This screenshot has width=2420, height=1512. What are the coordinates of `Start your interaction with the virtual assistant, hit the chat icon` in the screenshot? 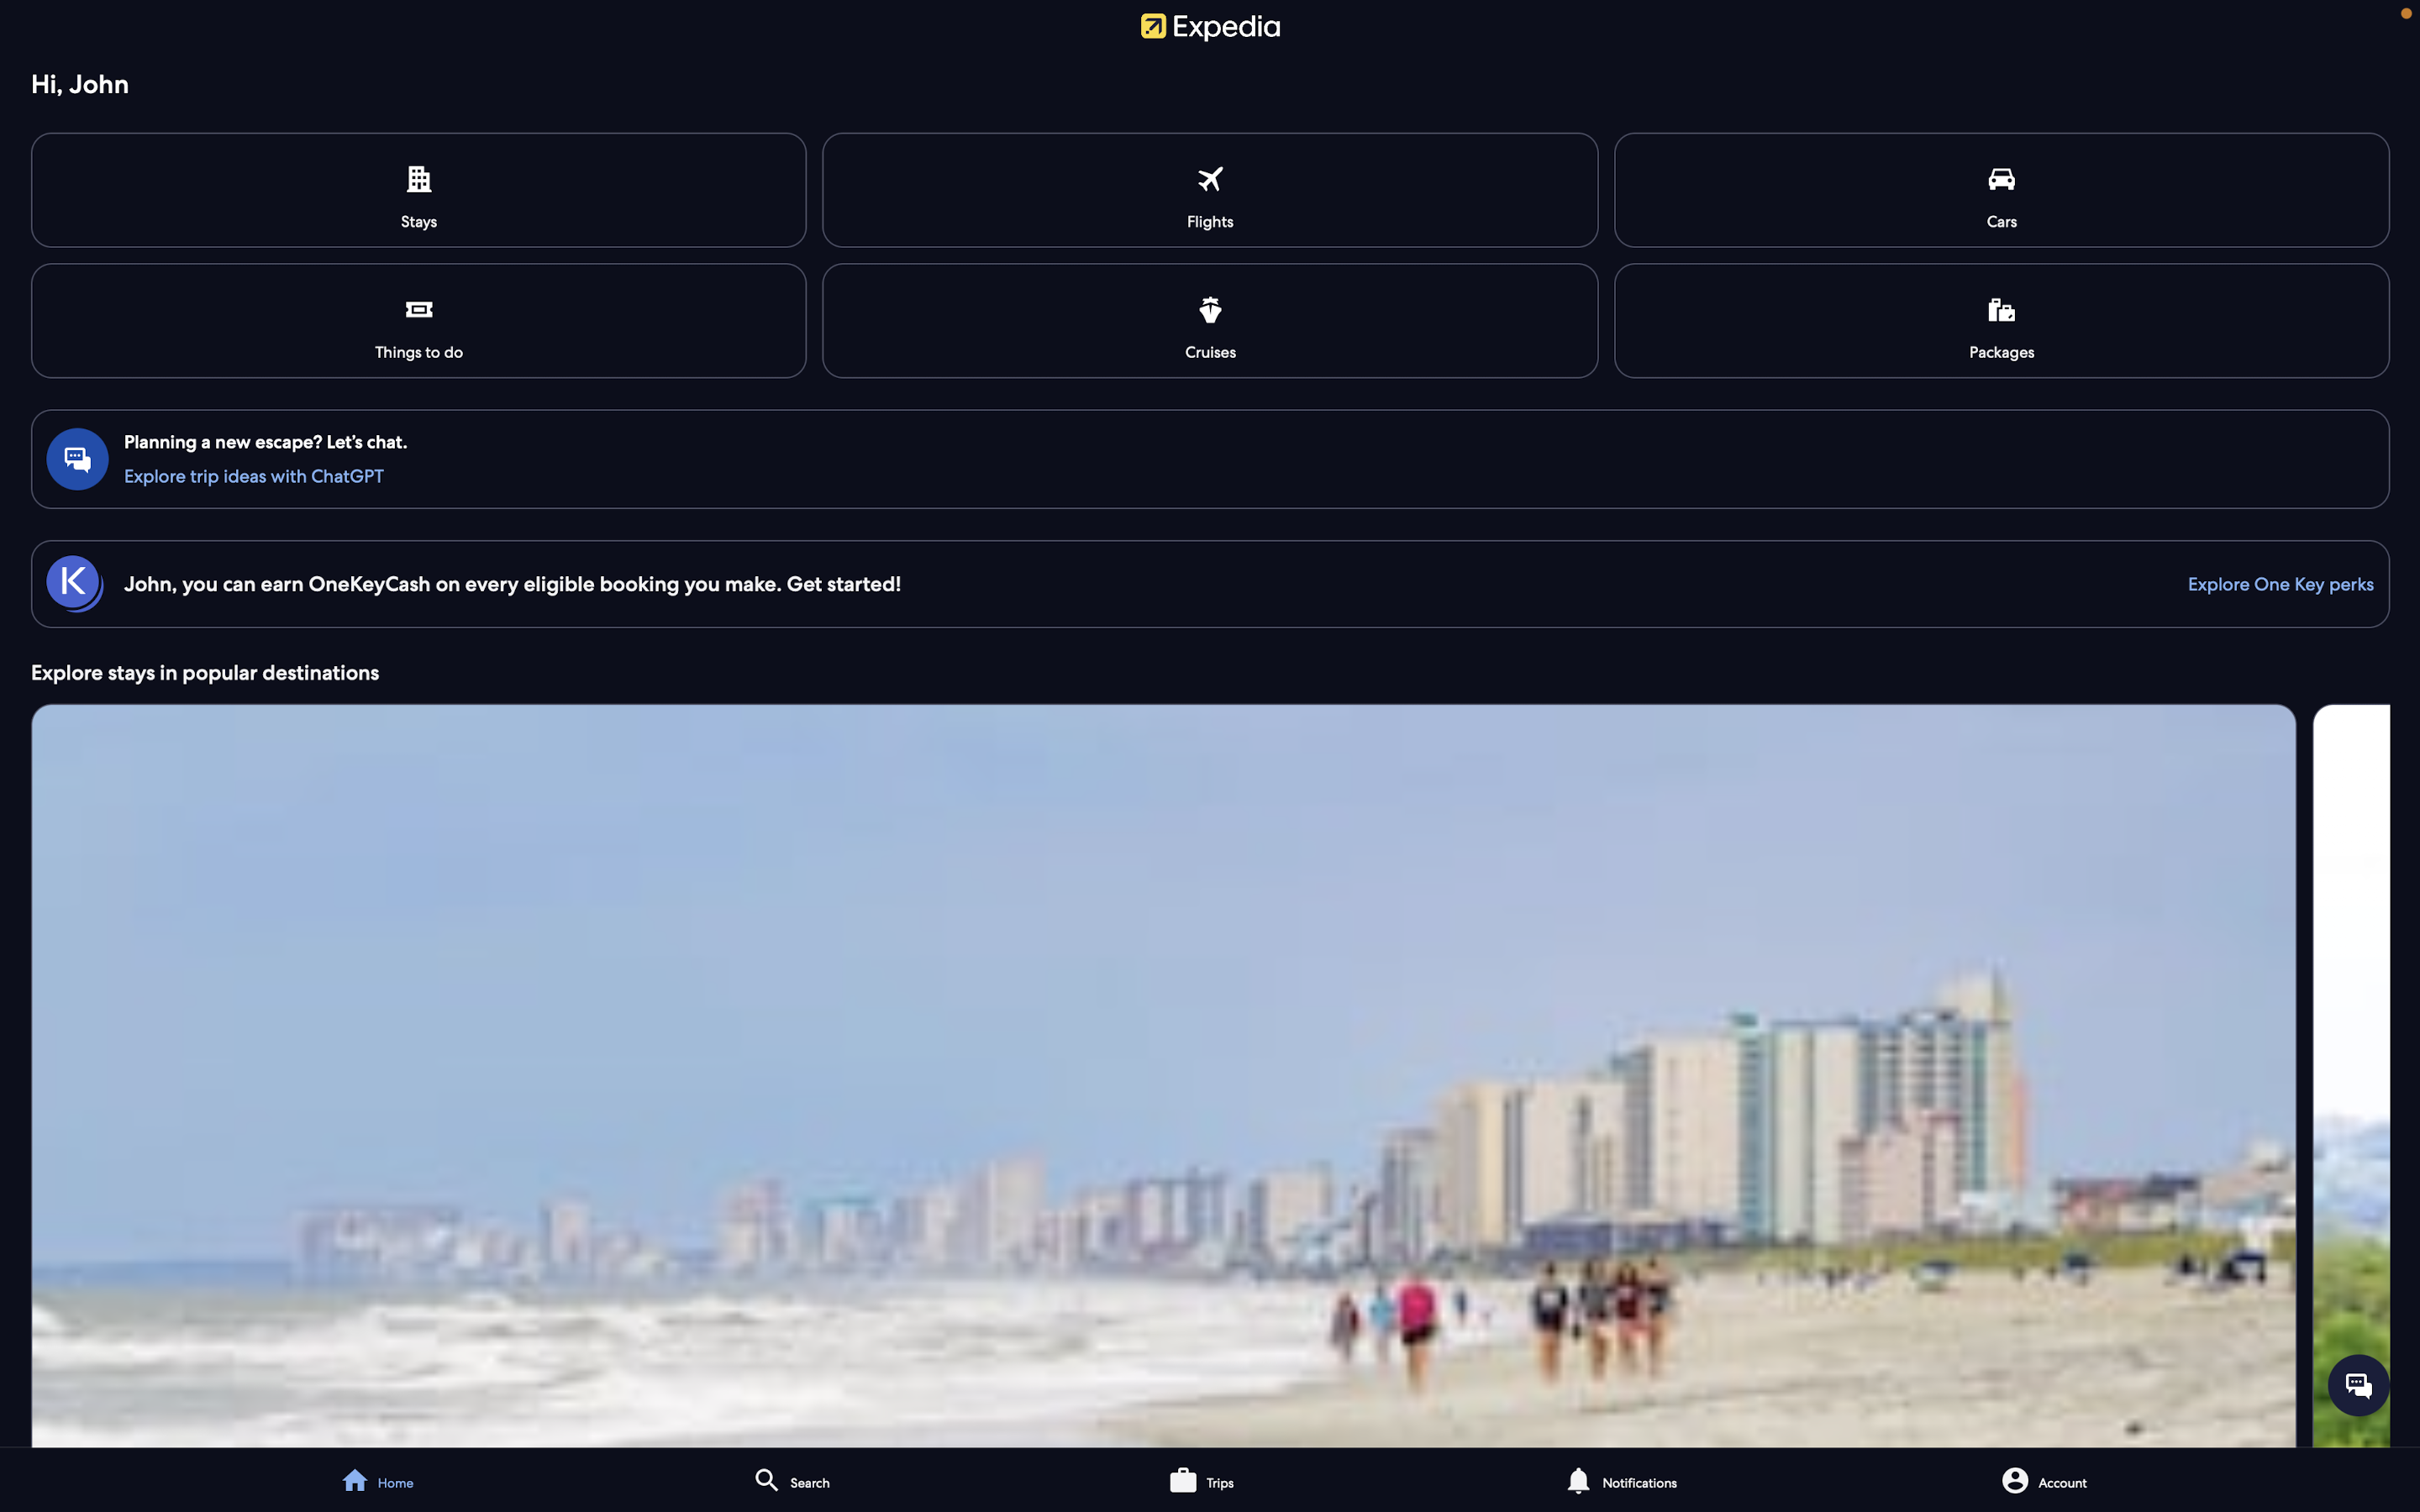 It's located at (2358, 1383).